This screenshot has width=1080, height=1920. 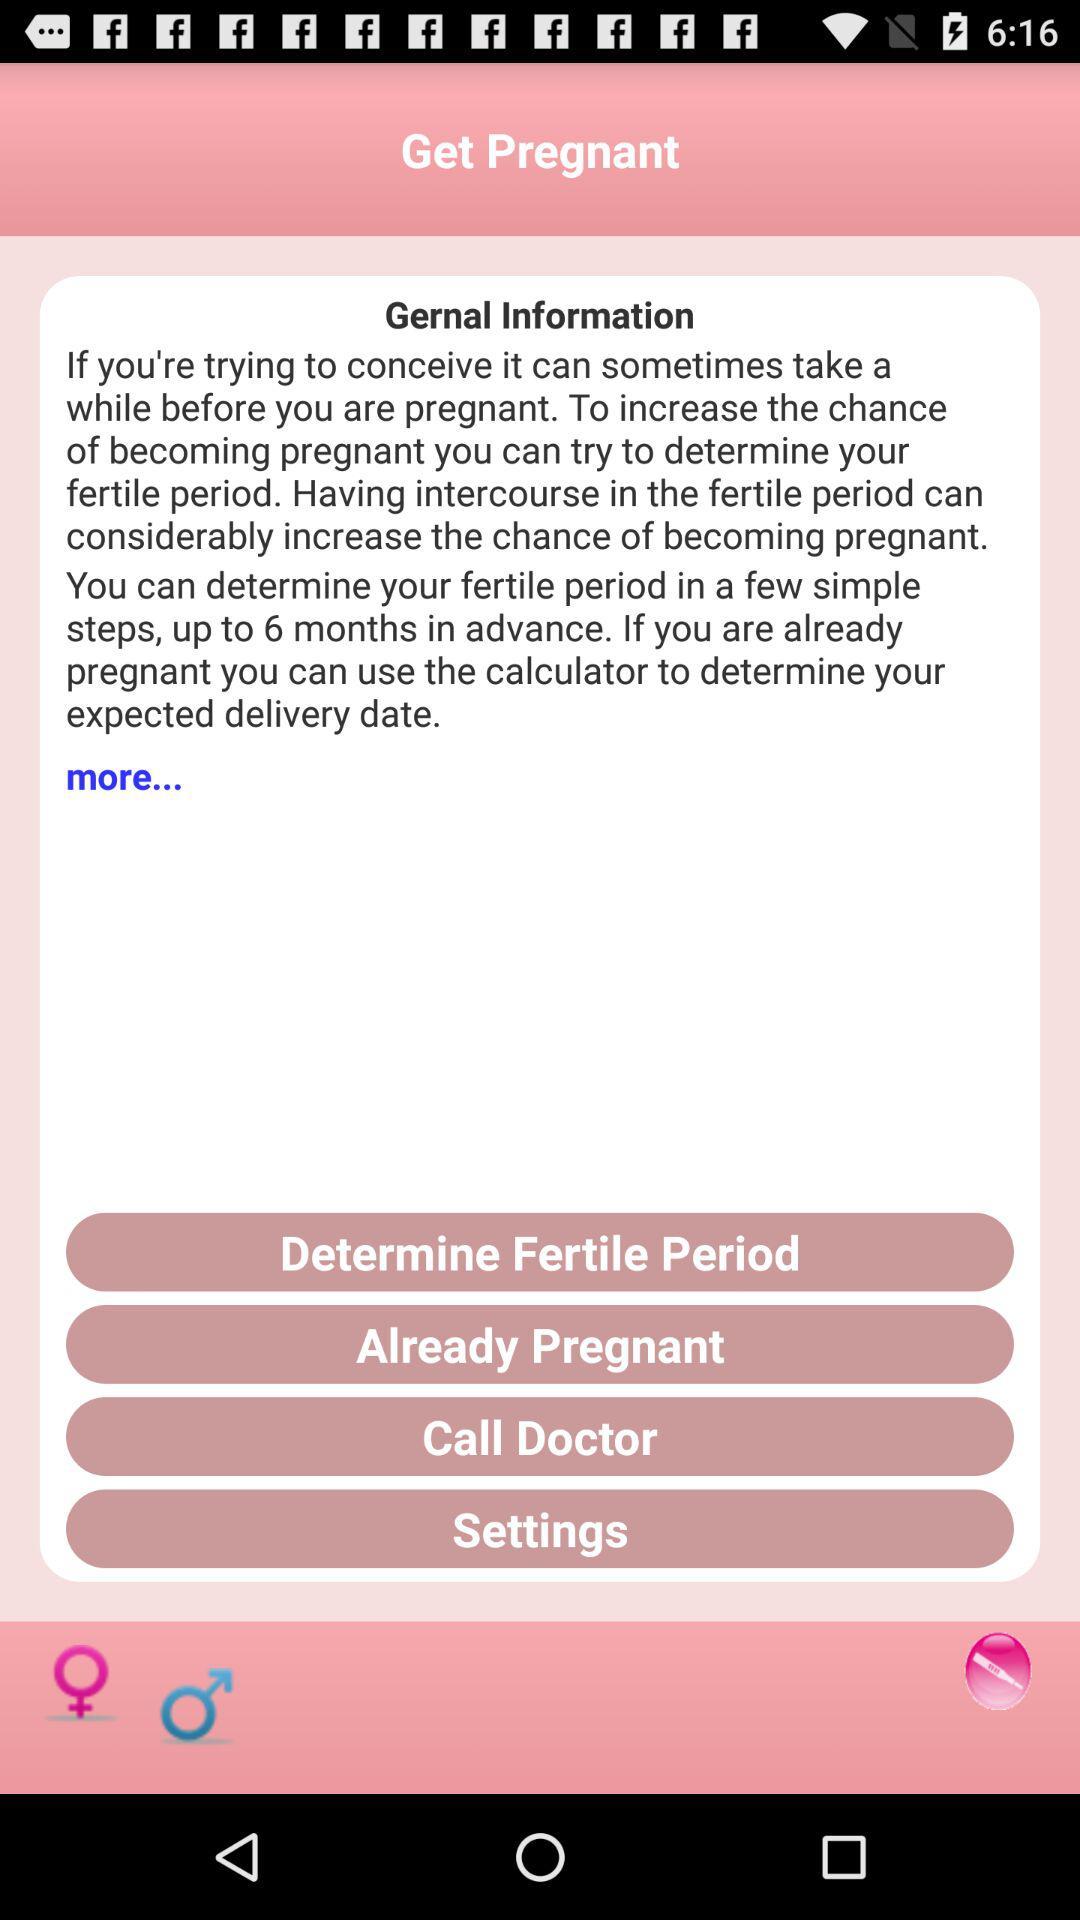 What do you see at coordinates (124, 774) in the screenshot?
I see `item below you can determine icon` at bounding box center [124, 774].